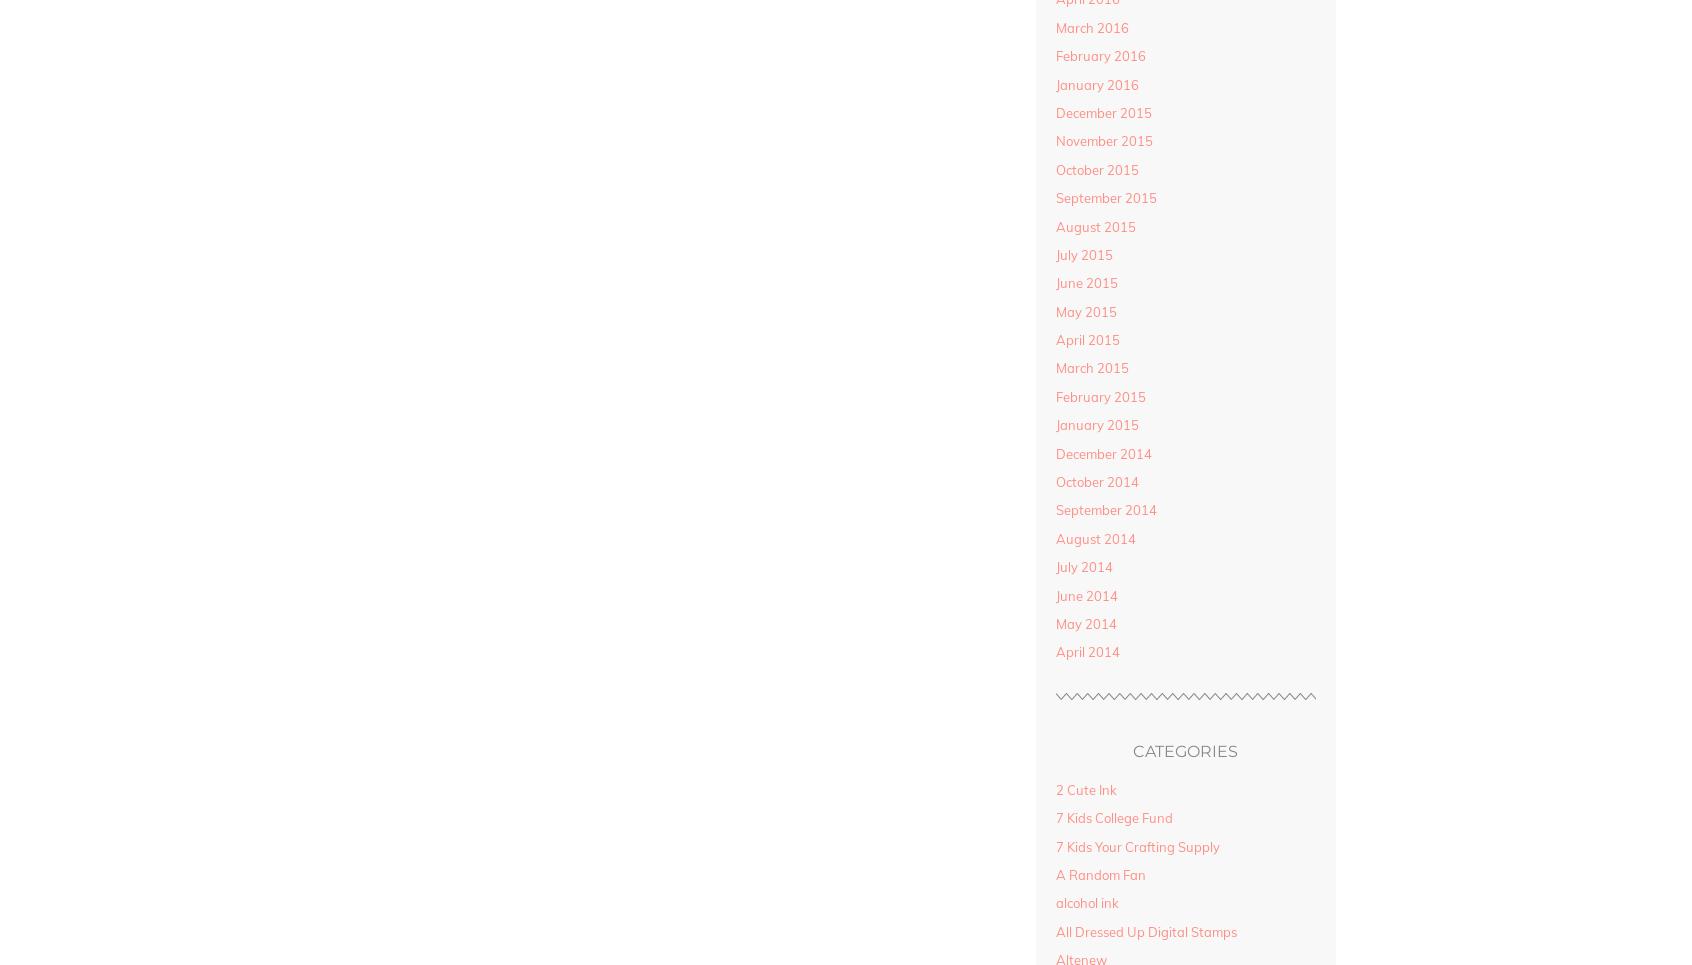 This screenshot has width=1692, height=965. I want to click on 'August 2015', so click(1095, 225).